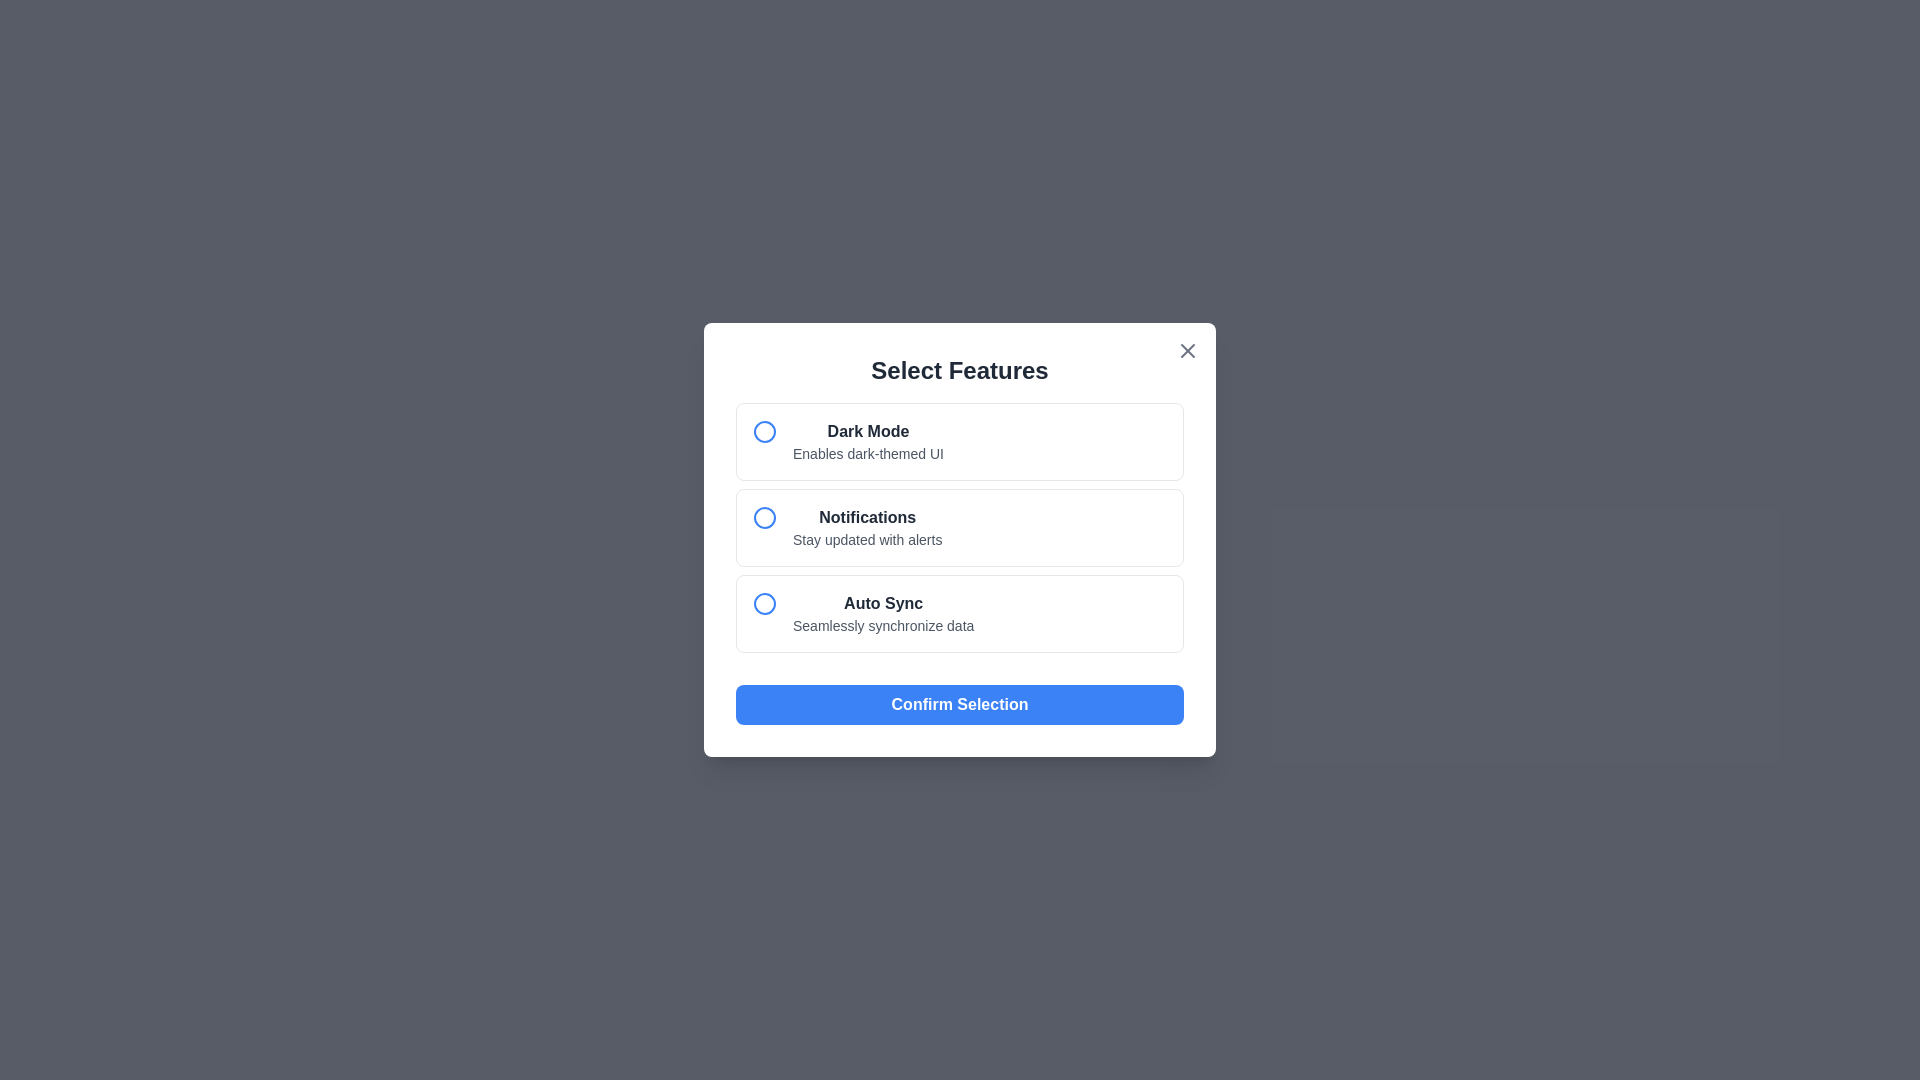 Image resolution: width=1920 pixels, height=1080 pixels. What do you see at coordinates (960, 527) in the screenshot?
I see `the option corresponding to Notifications to select it` at bounding box center [960, 527].